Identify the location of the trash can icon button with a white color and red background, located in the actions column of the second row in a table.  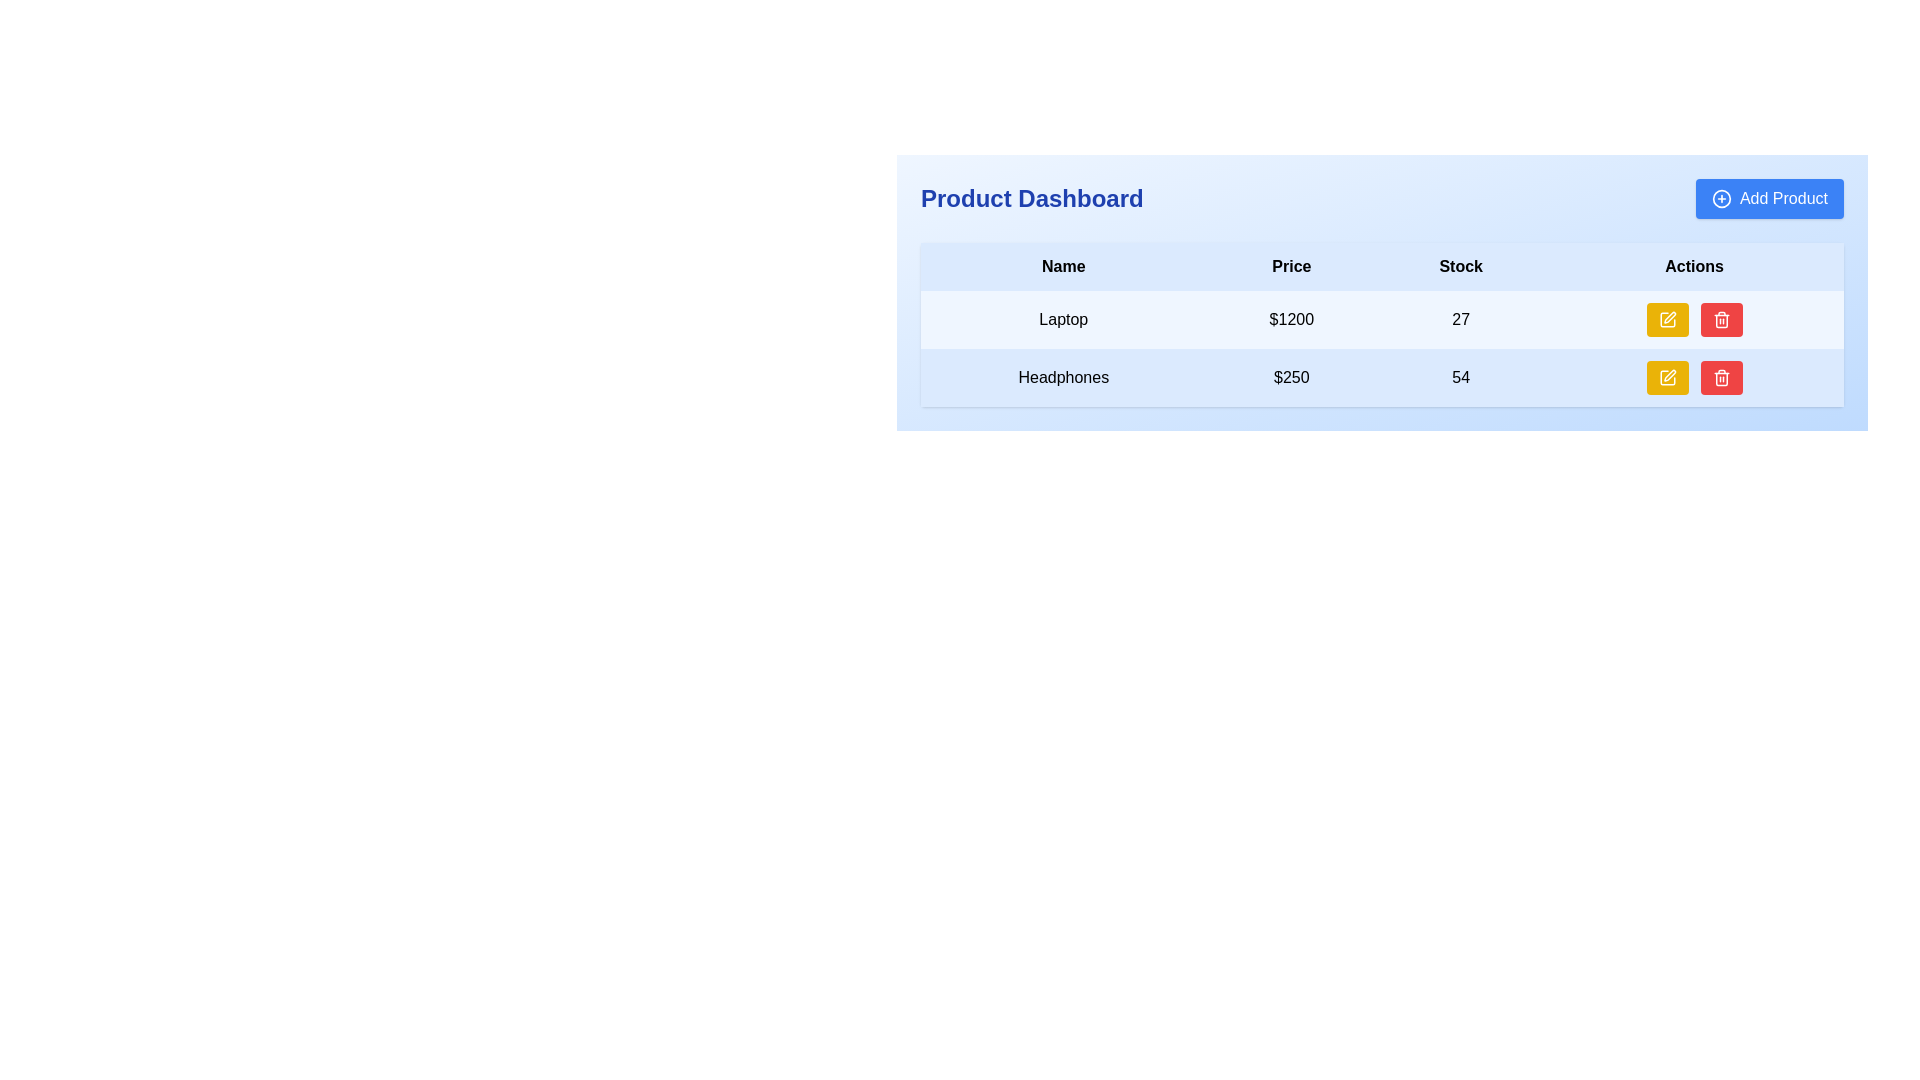
(1720, 378).